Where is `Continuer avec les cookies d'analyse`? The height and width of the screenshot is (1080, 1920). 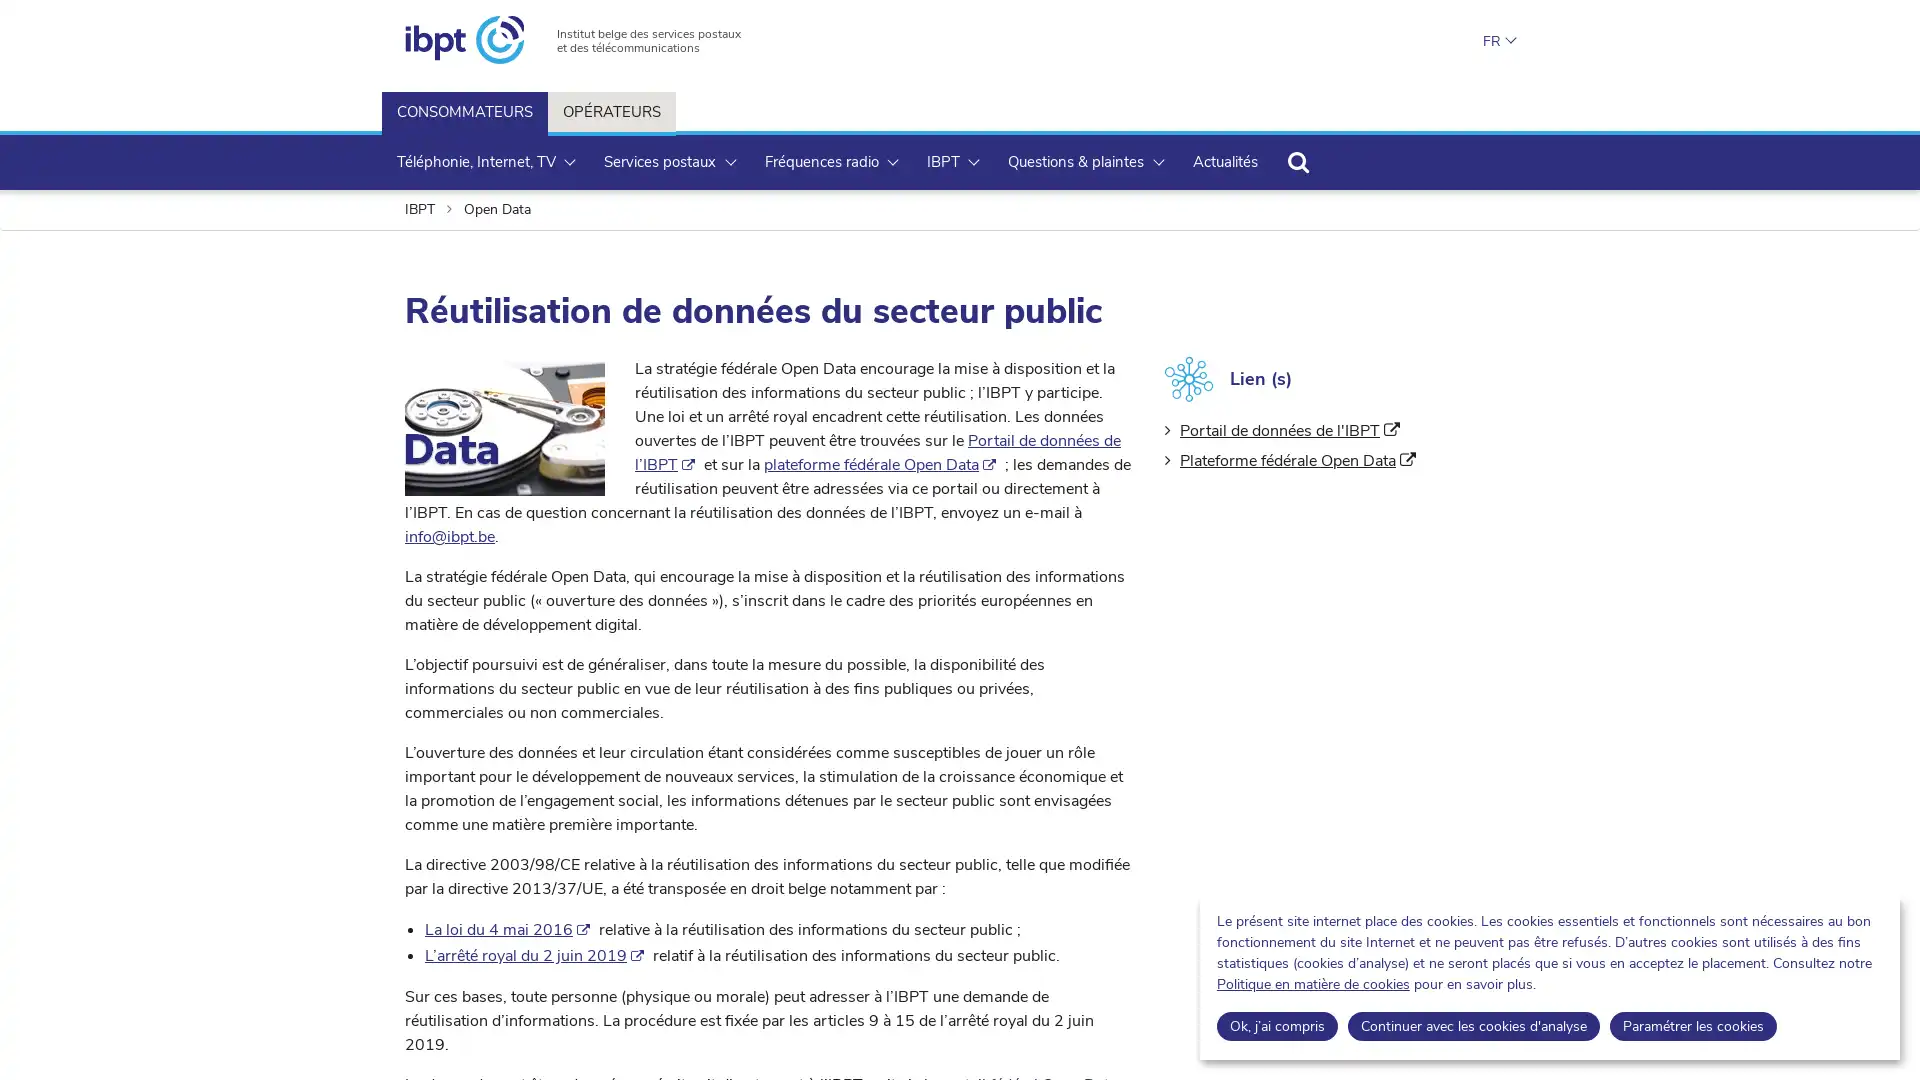 Continuer avec les cookies d'analyse is located at coordinates (1473, 1026).